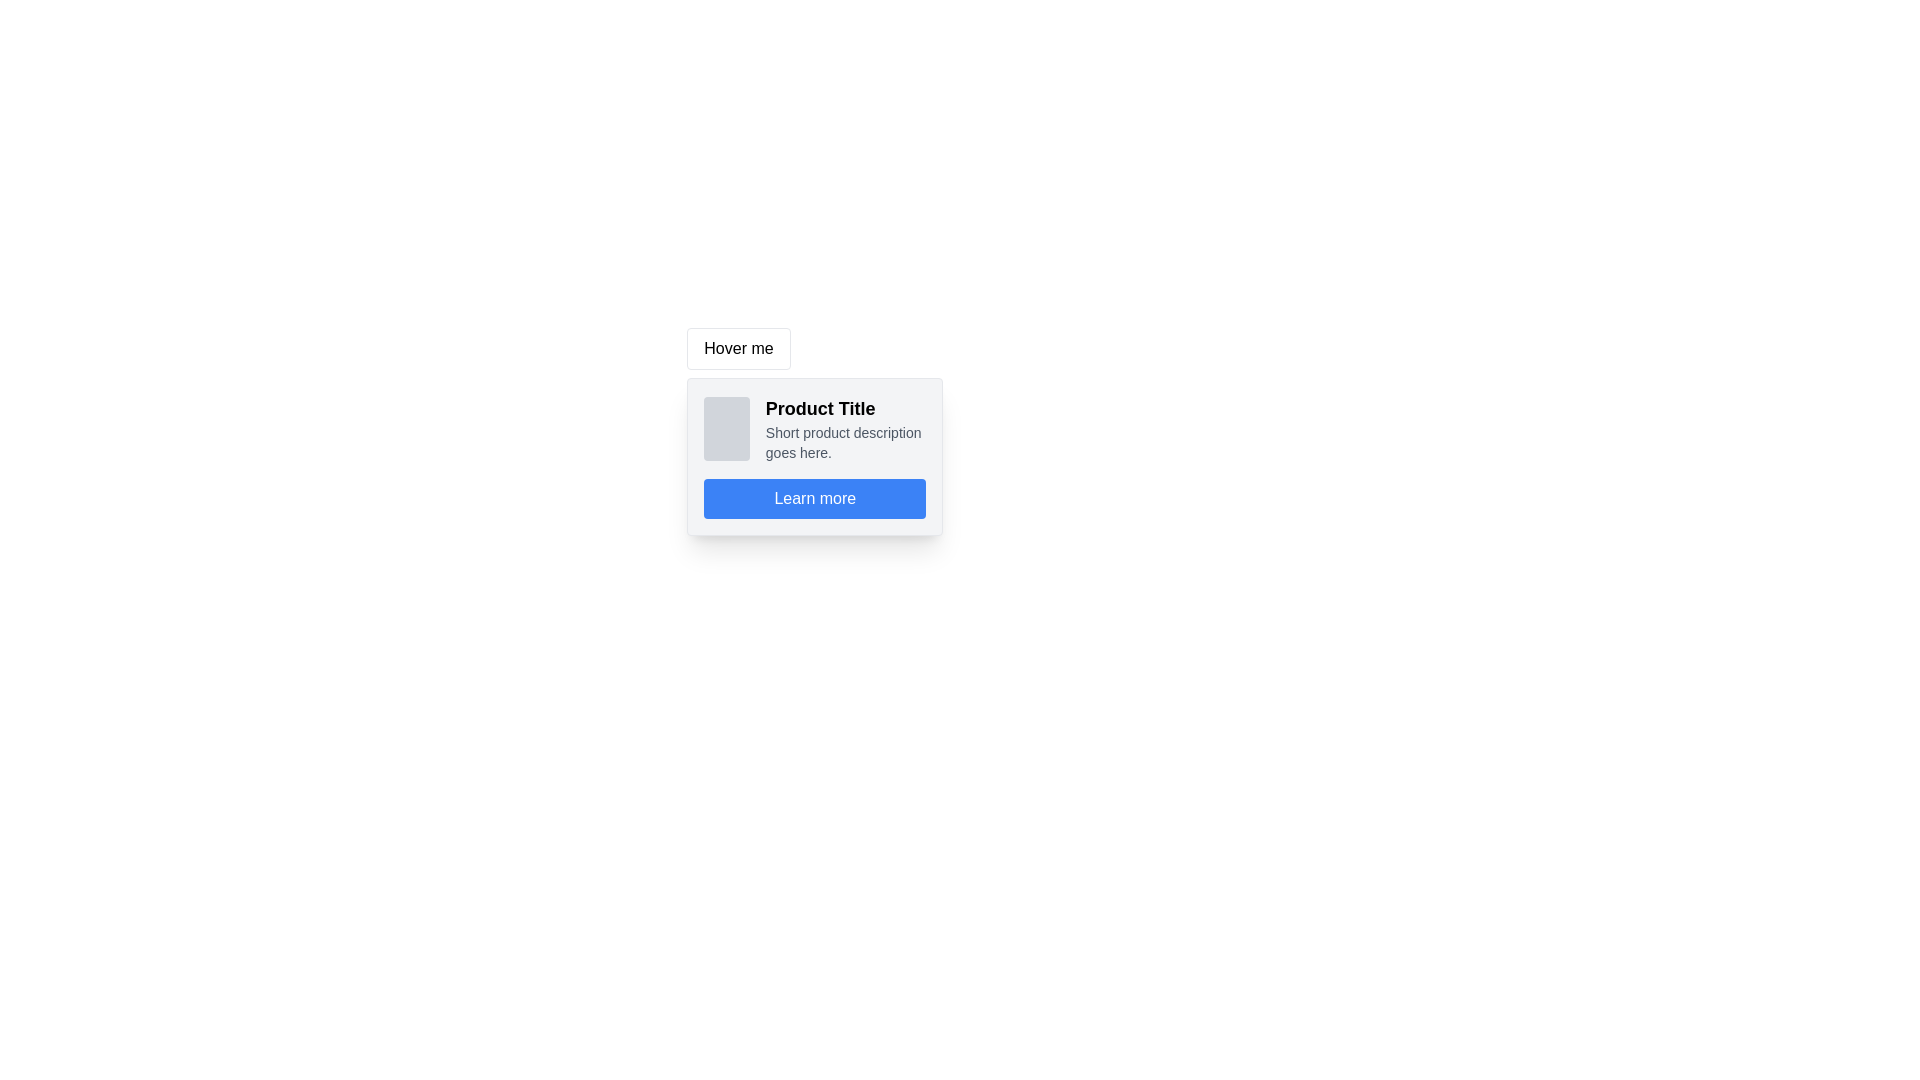  Describe the element at coordinates (815, 497) in the screenshot. I see `the 'Learn more' button located centrally at the bottom of the product details card` at that location.